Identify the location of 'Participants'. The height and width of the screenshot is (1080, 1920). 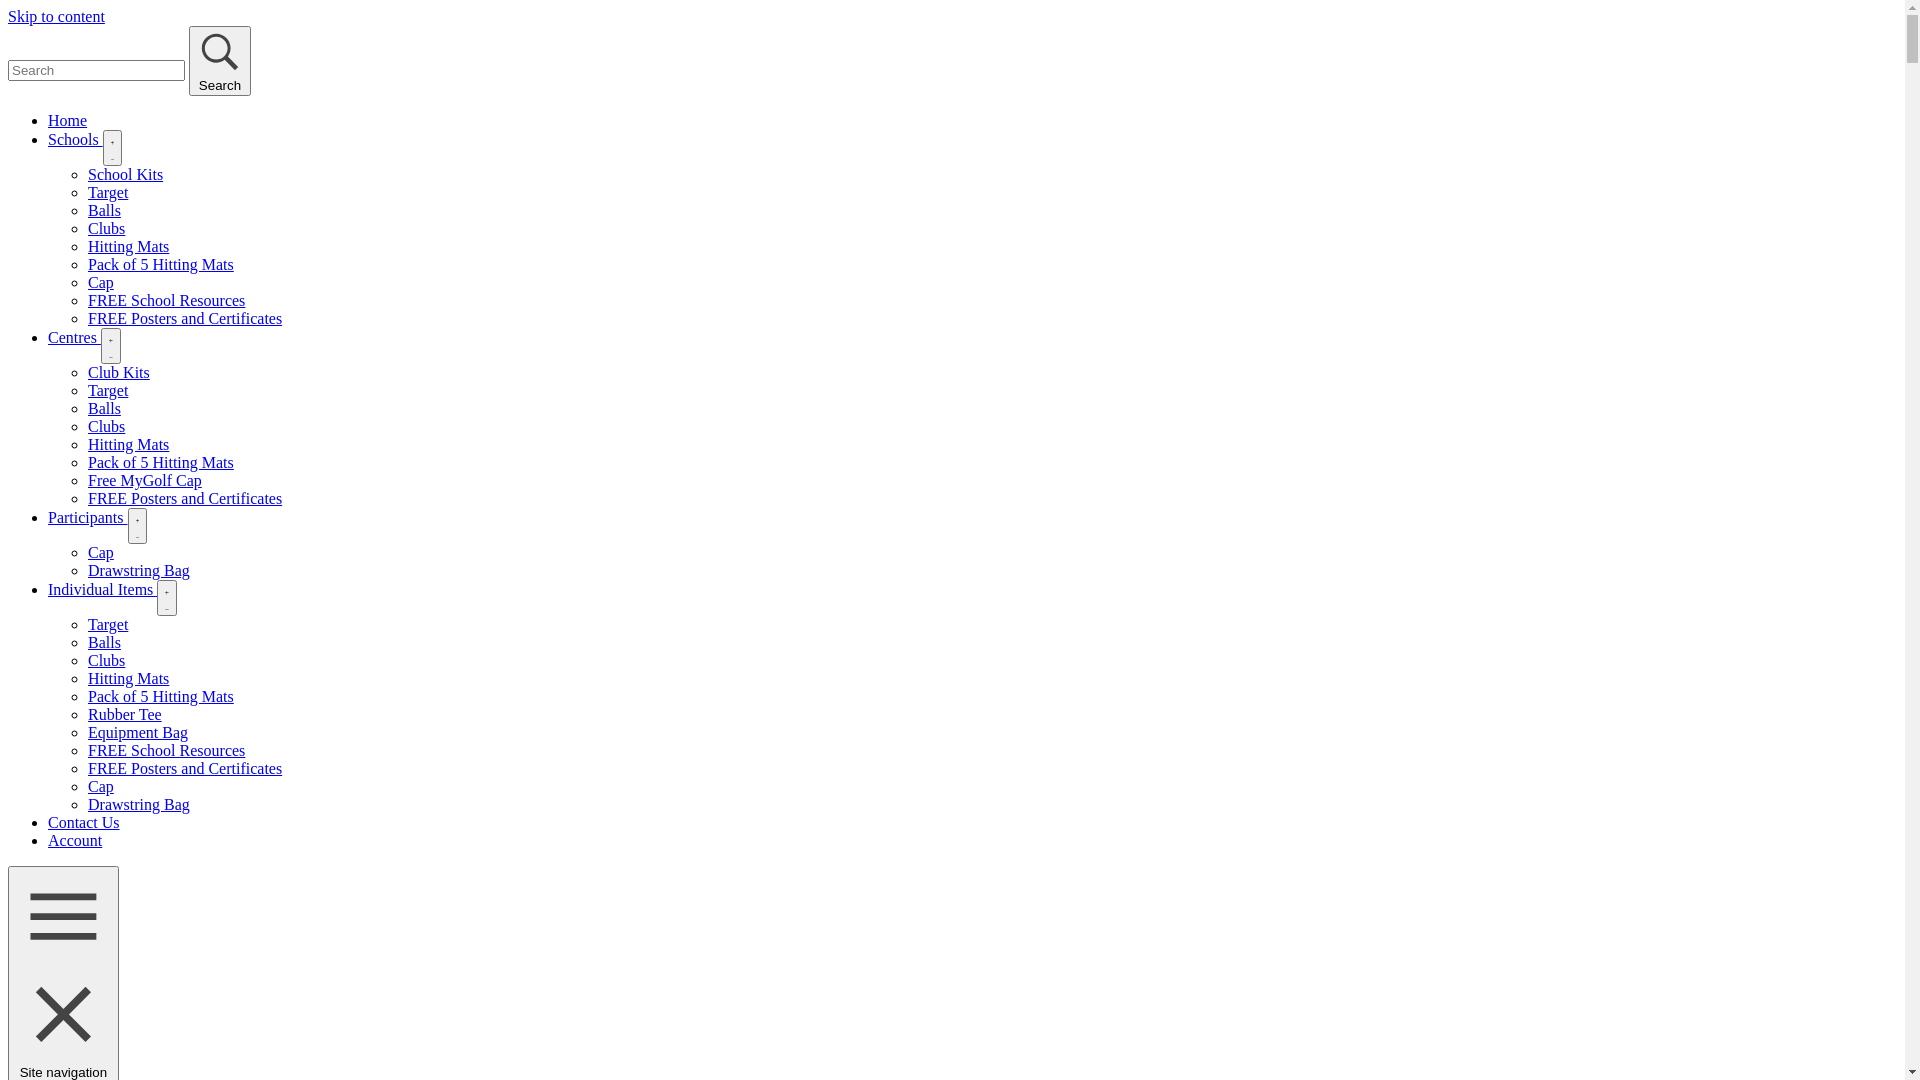
(86, 516).